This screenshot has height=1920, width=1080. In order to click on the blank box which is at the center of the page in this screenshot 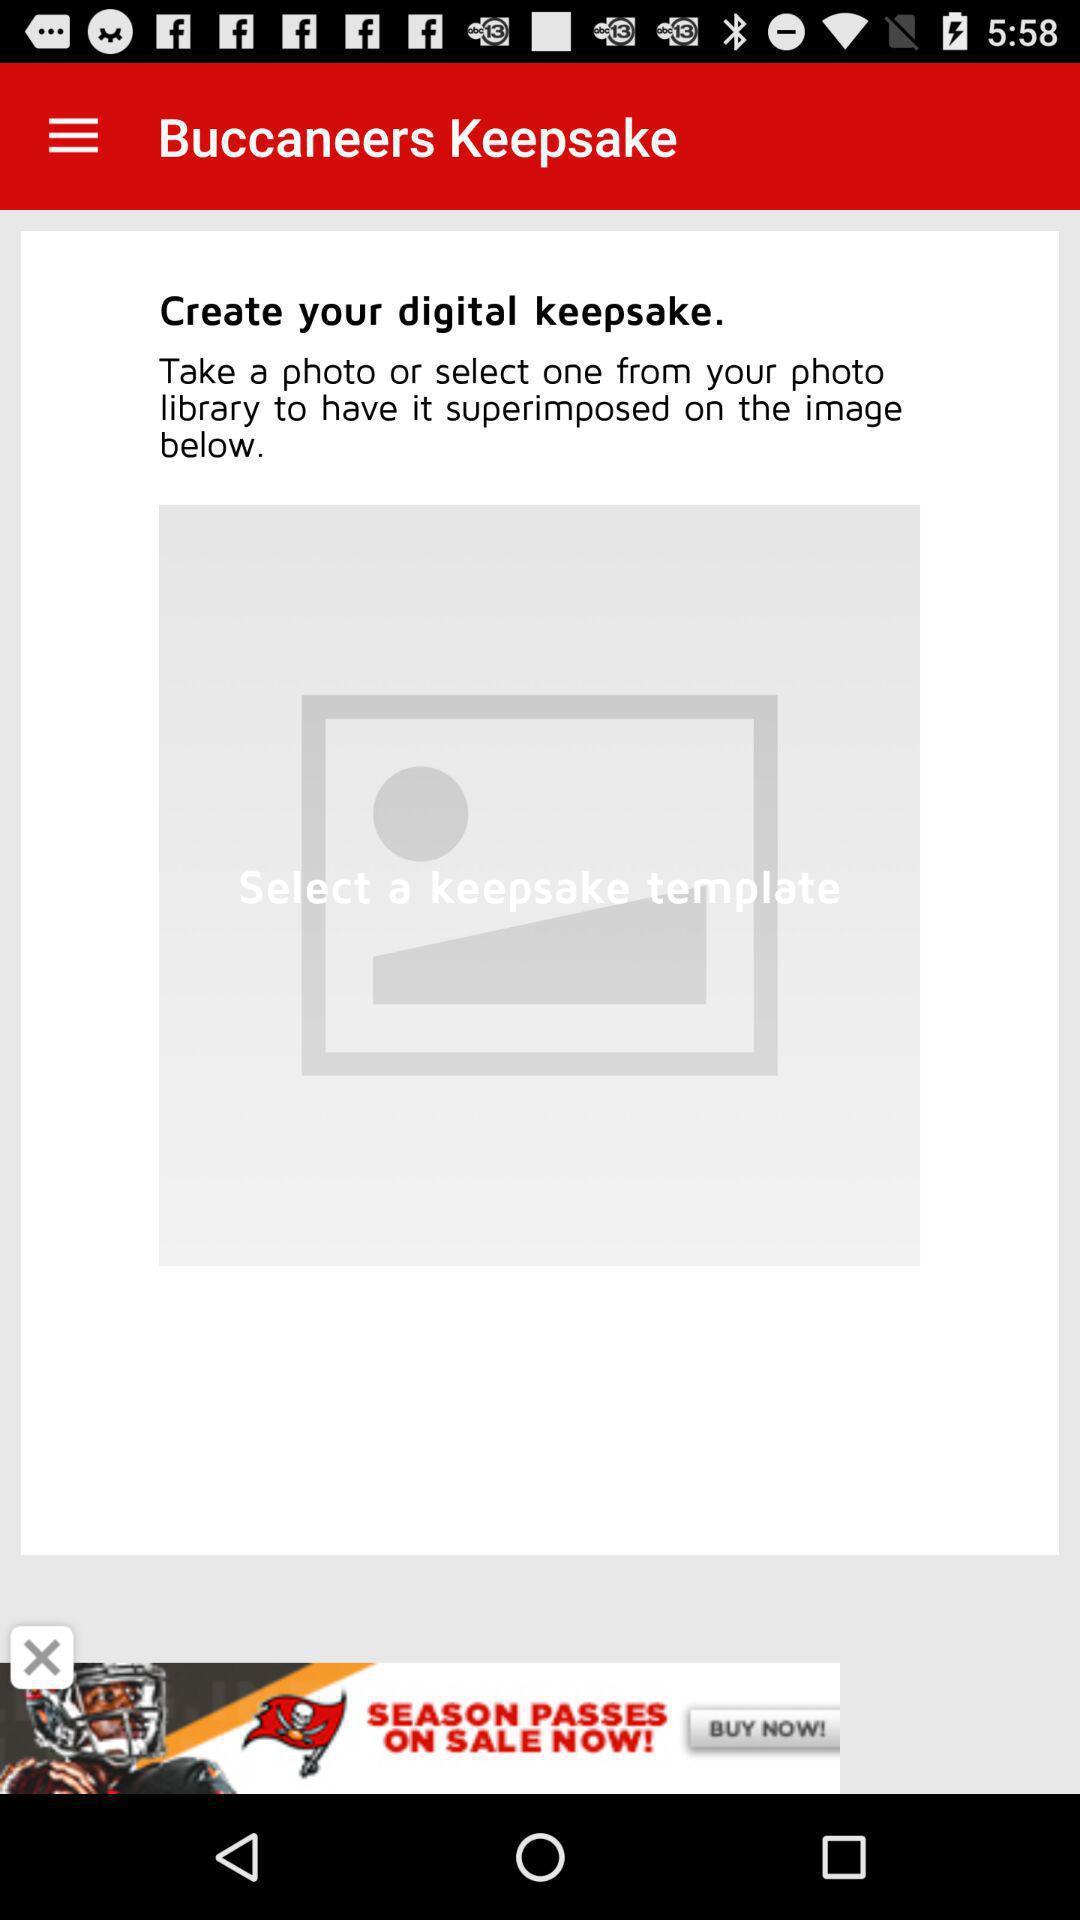, I will do `click(538, 884)`.